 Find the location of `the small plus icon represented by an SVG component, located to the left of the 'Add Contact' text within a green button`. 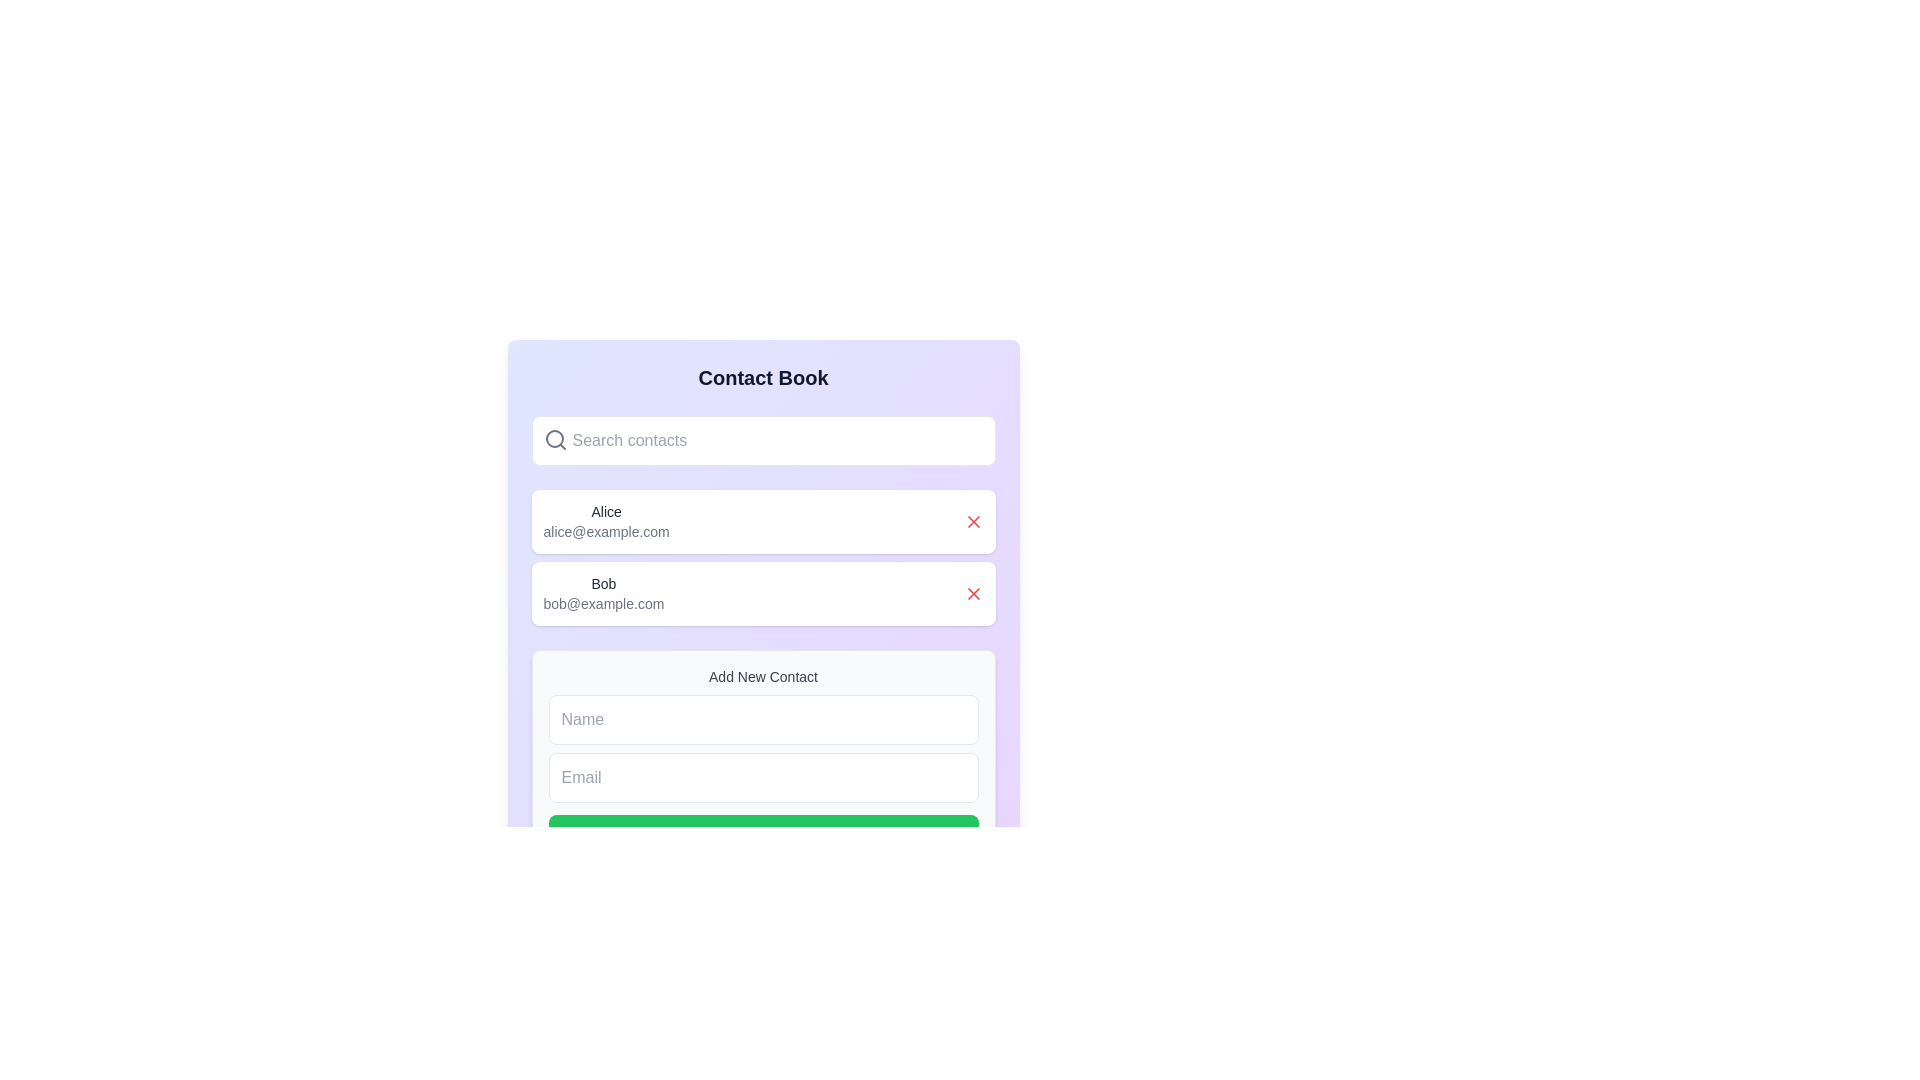

the small plus icon represented by an SVG component, located to the left of the 'Add Contact' text within a green button is located at coordinates (713, 835).